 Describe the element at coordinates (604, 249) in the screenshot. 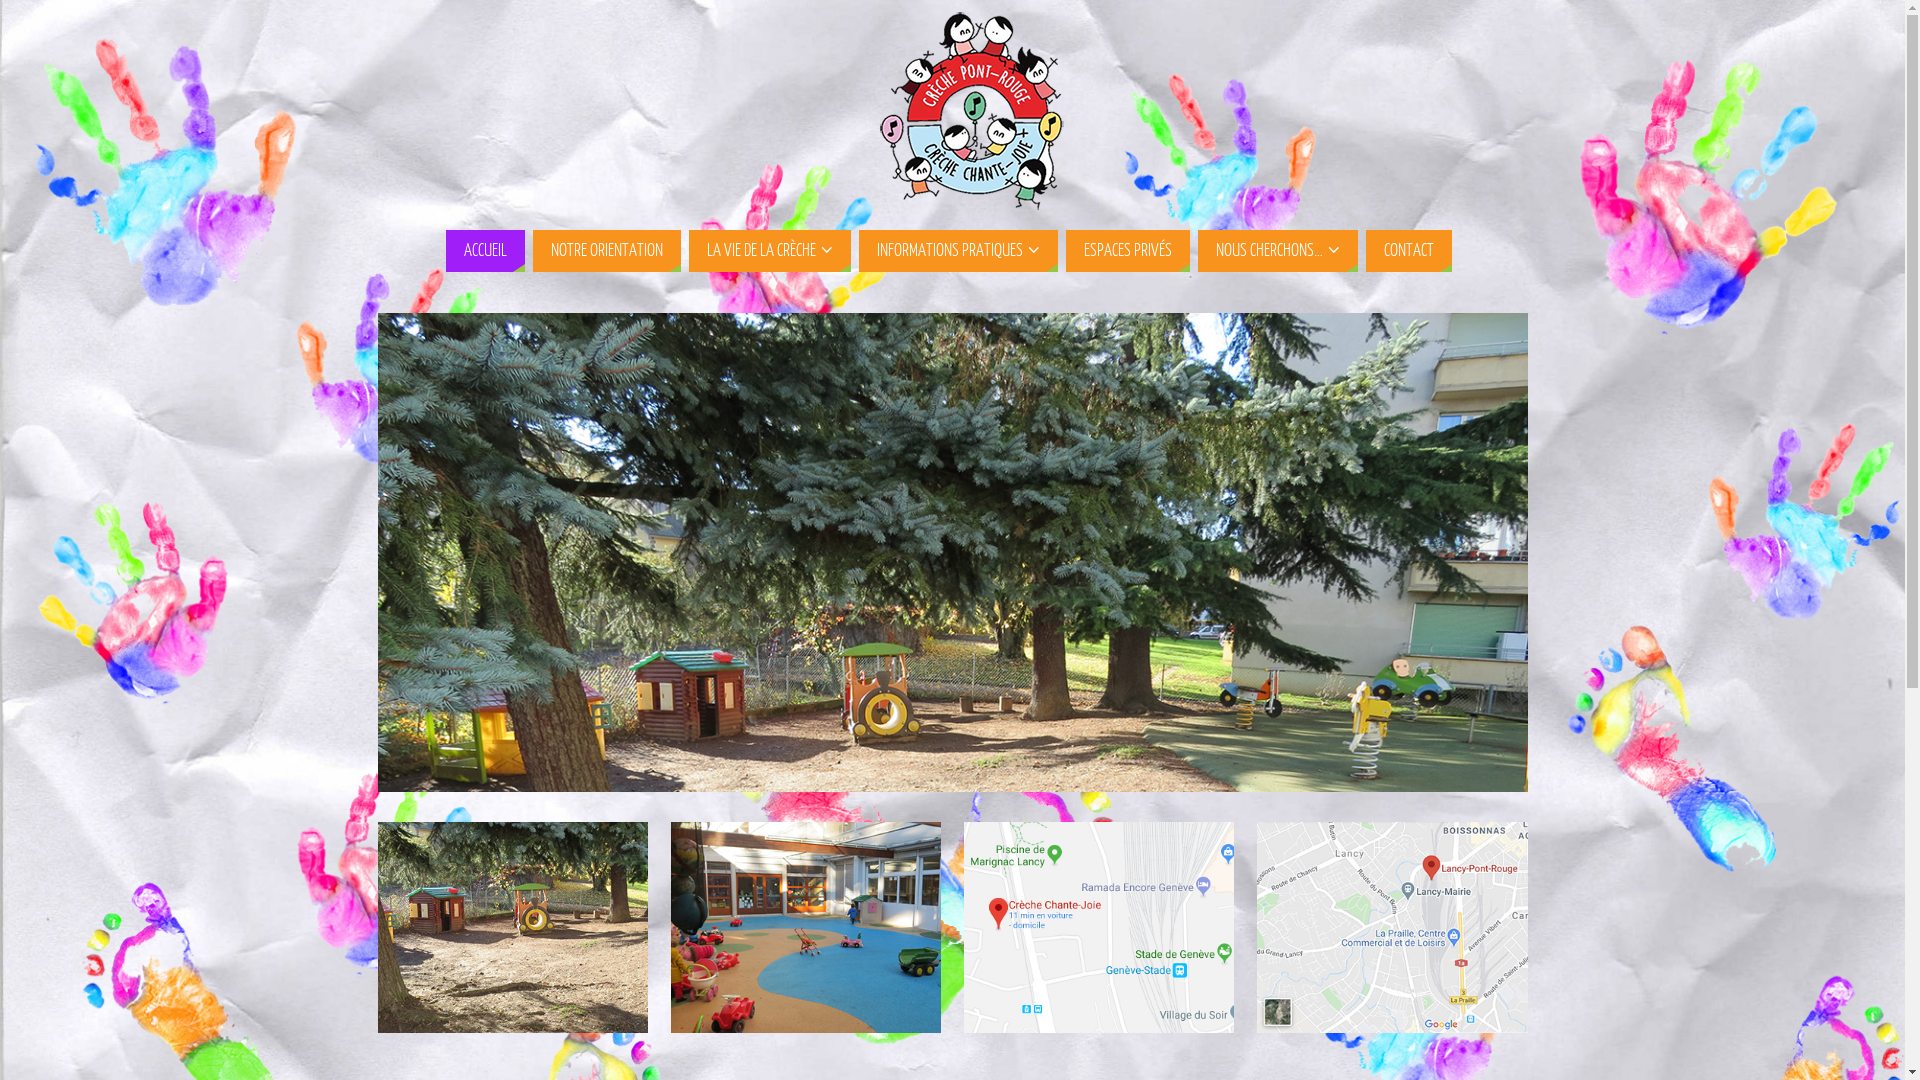

I see `'NOTRE ORIENTATION'` at that location.